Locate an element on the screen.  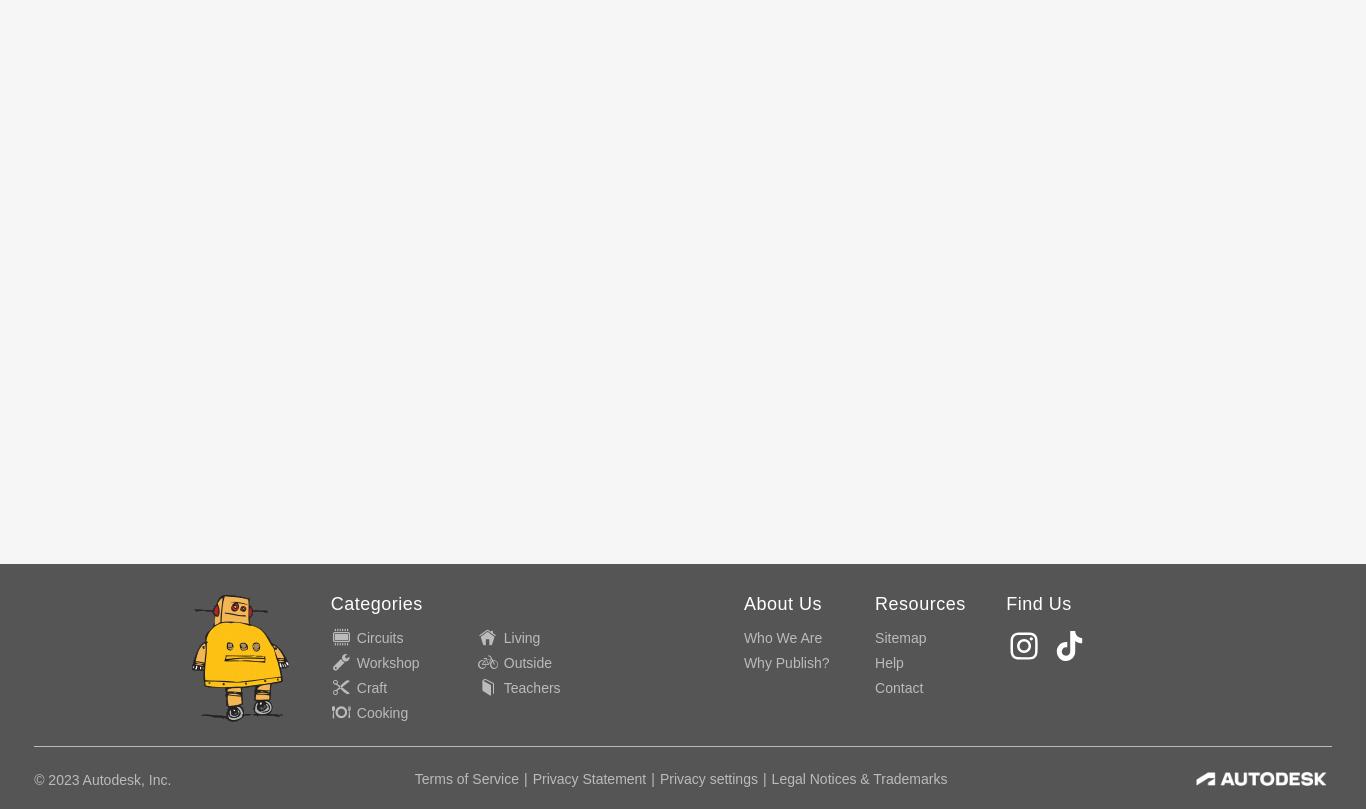
'Why Publish?' is located at coordinates (785, 662).